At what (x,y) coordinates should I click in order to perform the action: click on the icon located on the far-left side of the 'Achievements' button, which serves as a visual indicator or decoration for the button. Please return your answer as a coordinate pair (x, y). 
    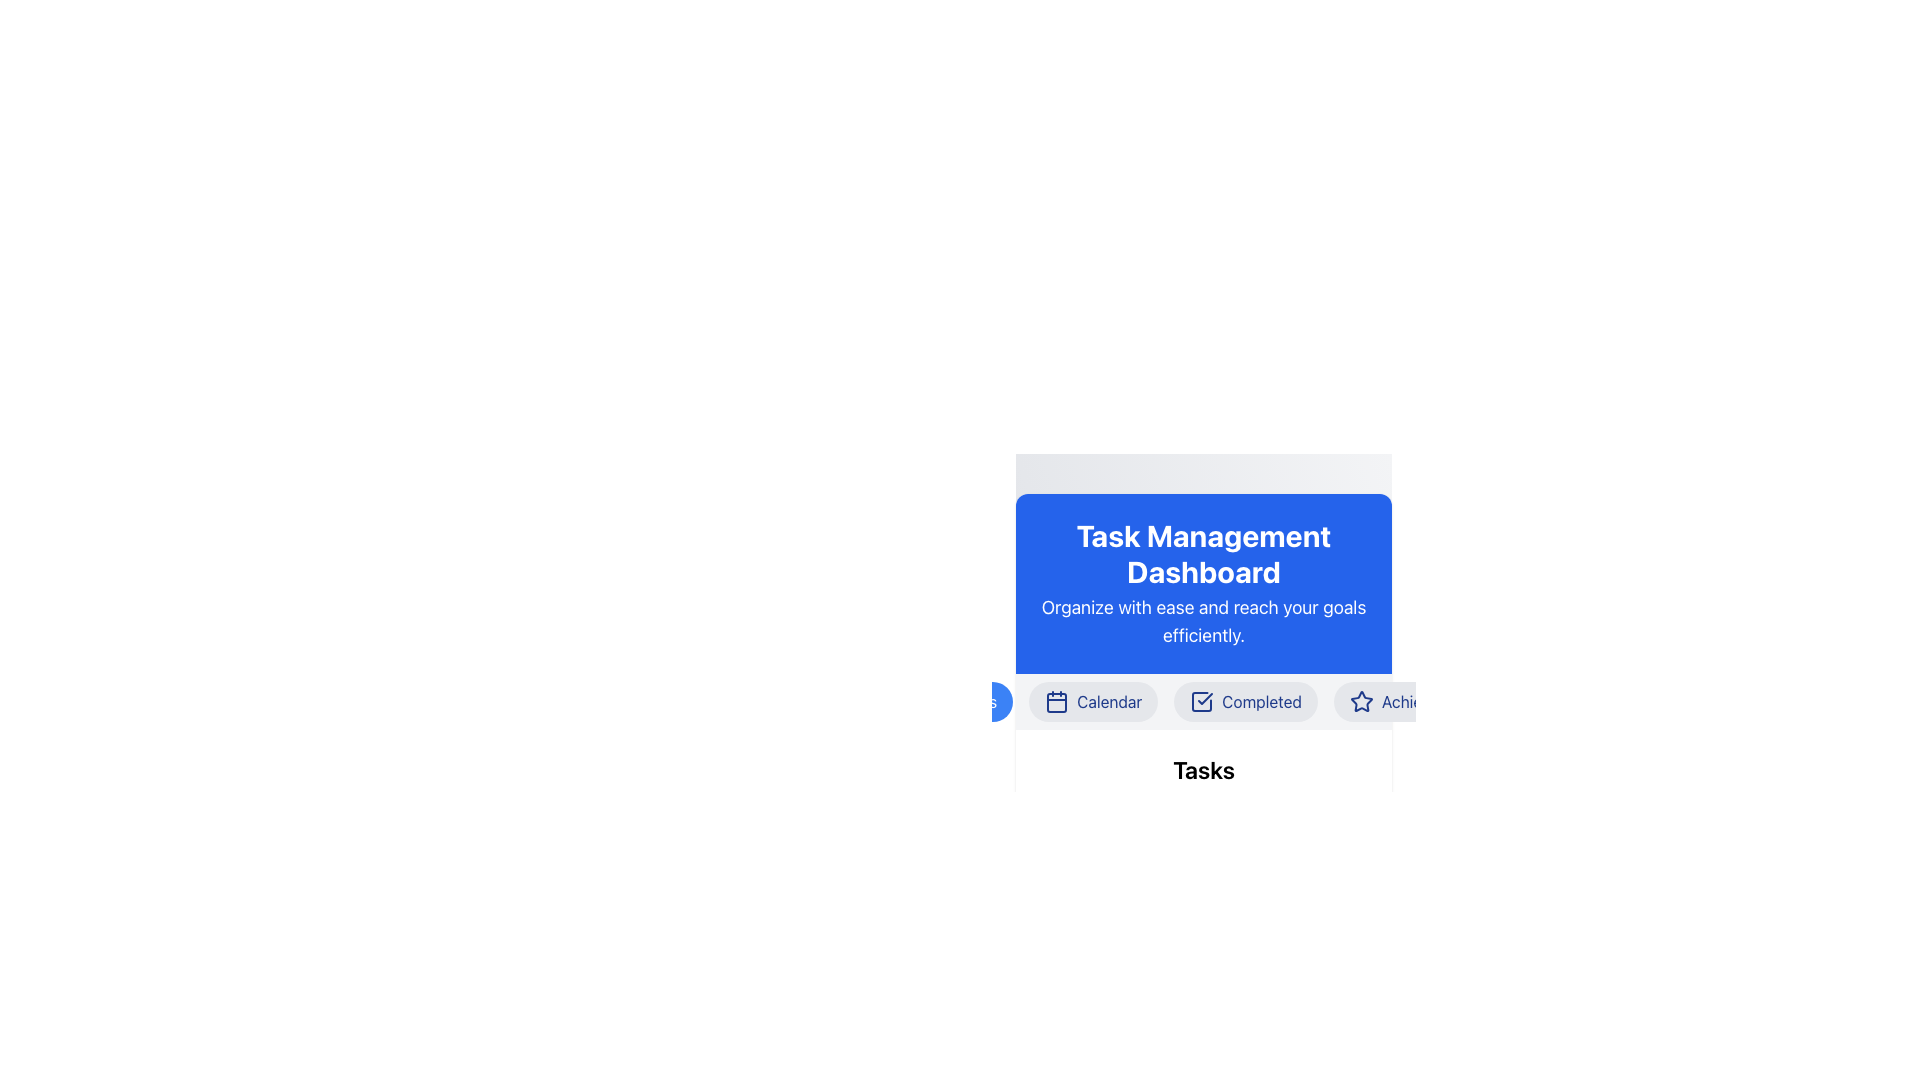
    Looking at the image, I should click on (1360, 701).